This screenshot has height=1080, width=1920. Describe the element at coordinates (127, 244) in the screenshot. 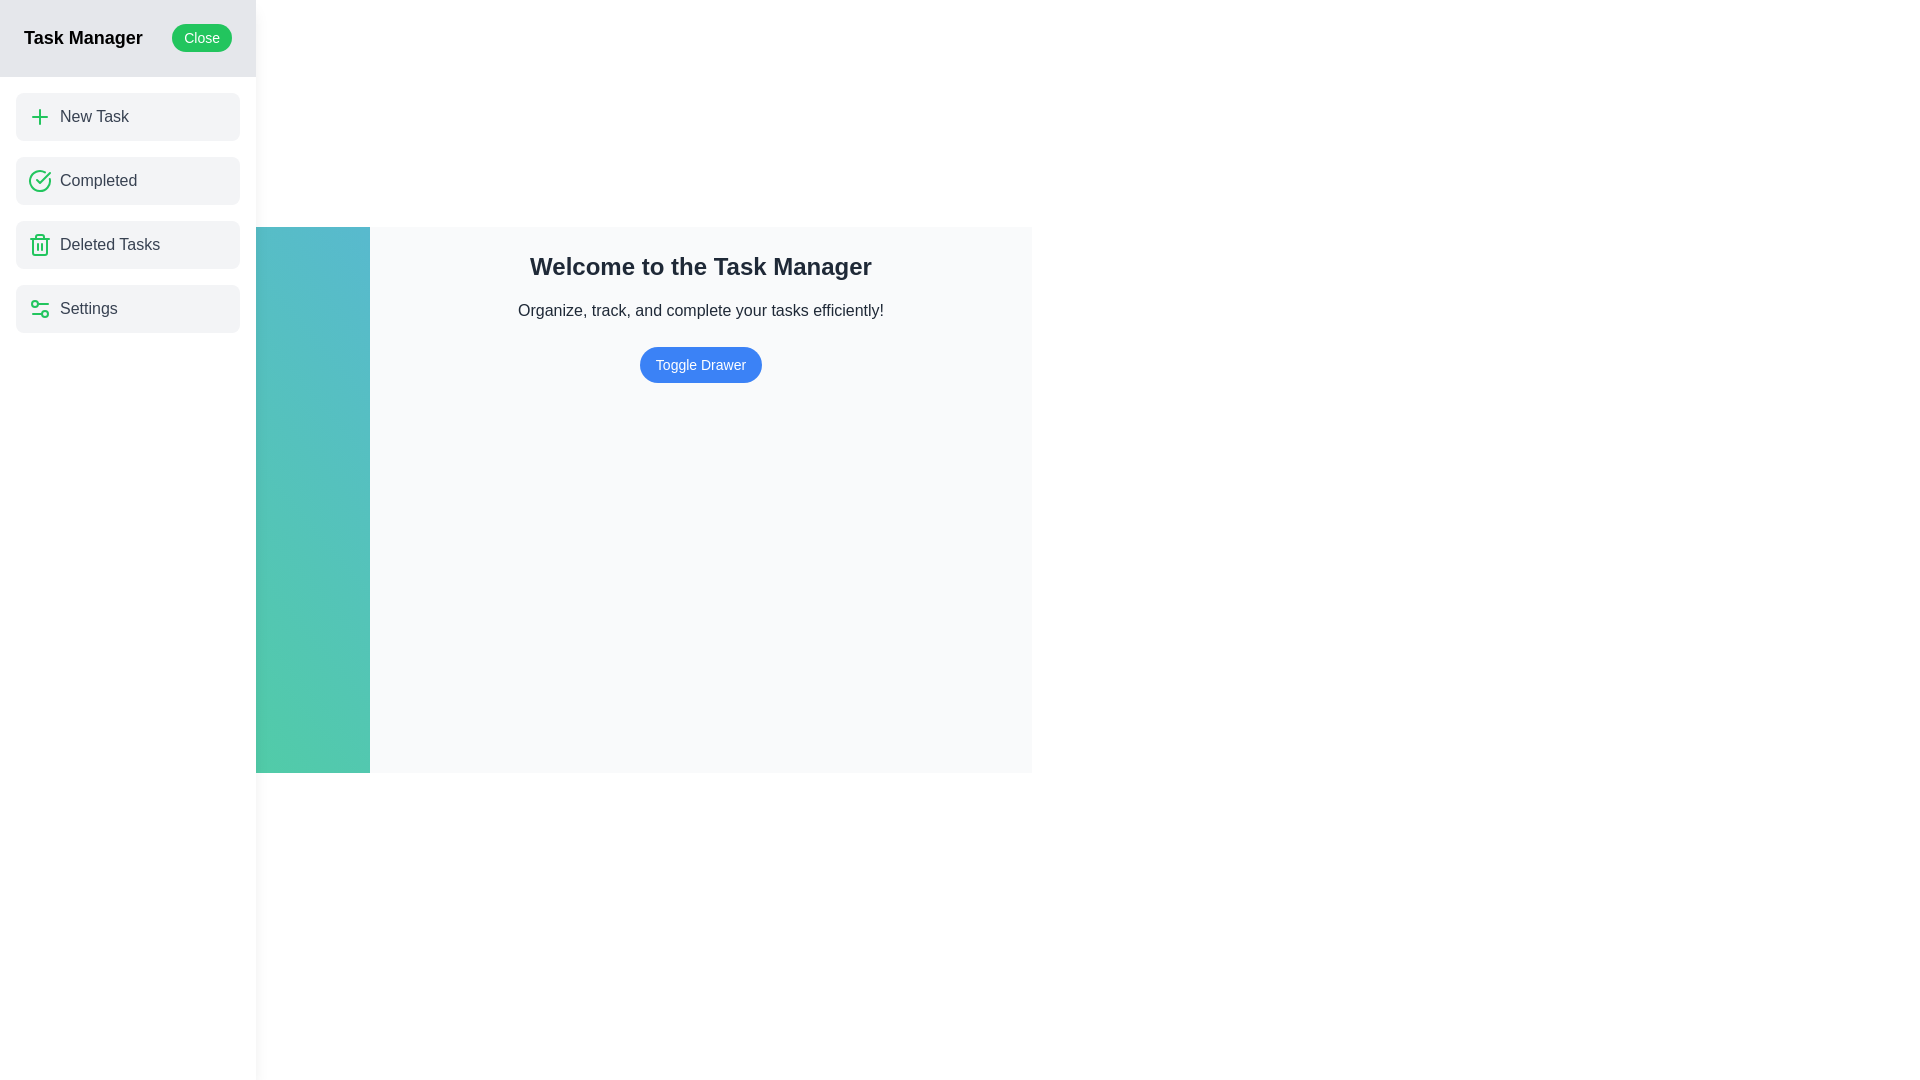

I see `the item Deleted Tasks from the drawer menu` at that location.